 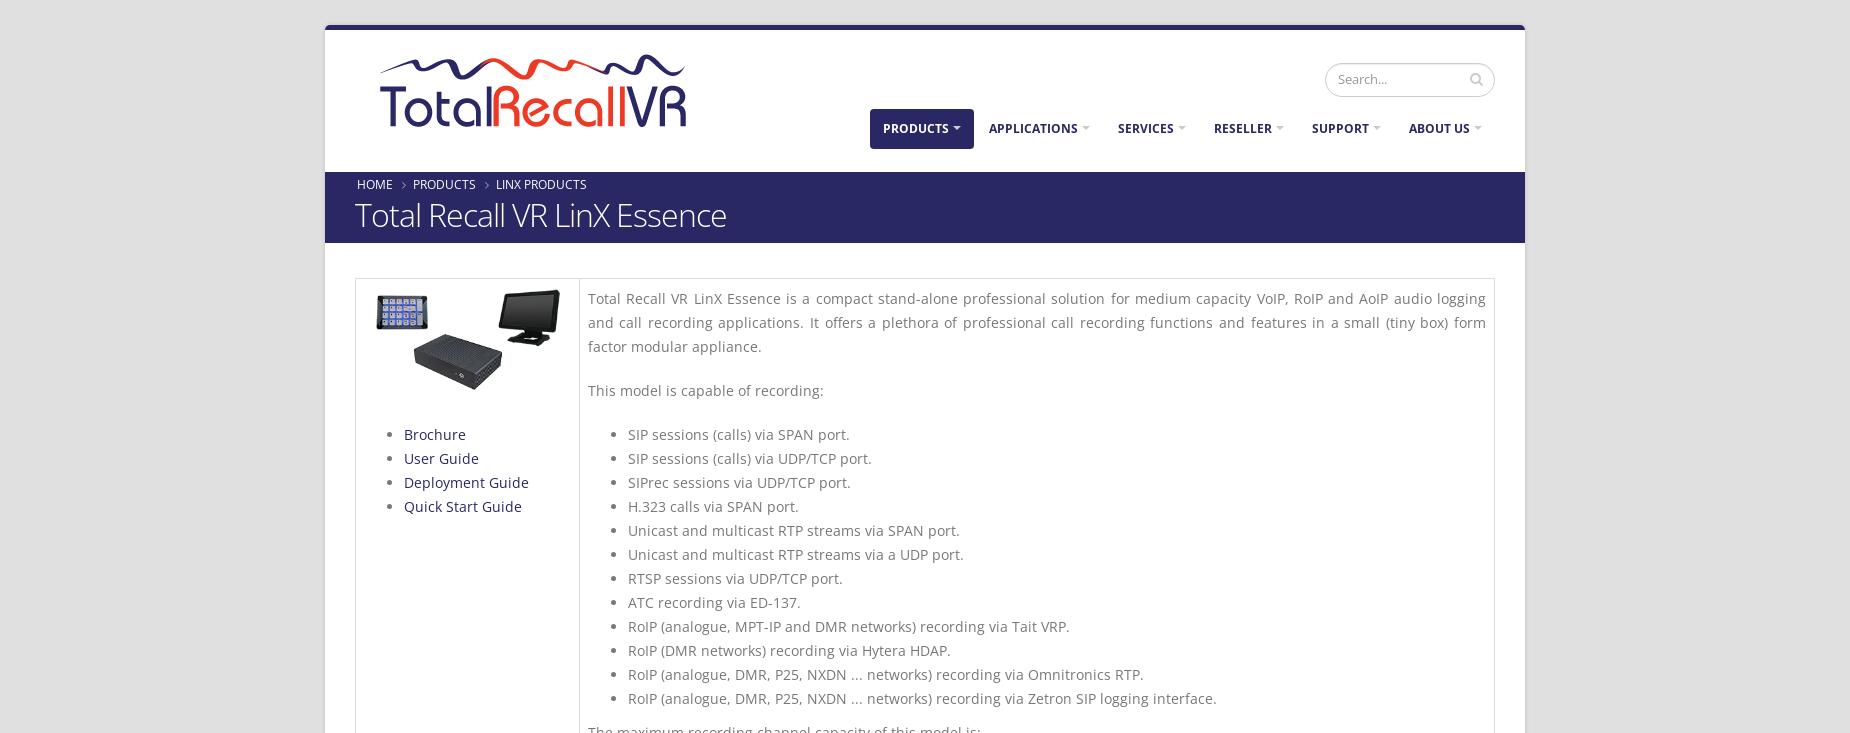 What do you see at coordinates (848, 625) in the screenshot?
I see `'RoIP (analogue, MPT-IP and DMR networks) recording via Tait VRP.'` at bounding box center [848, 625].